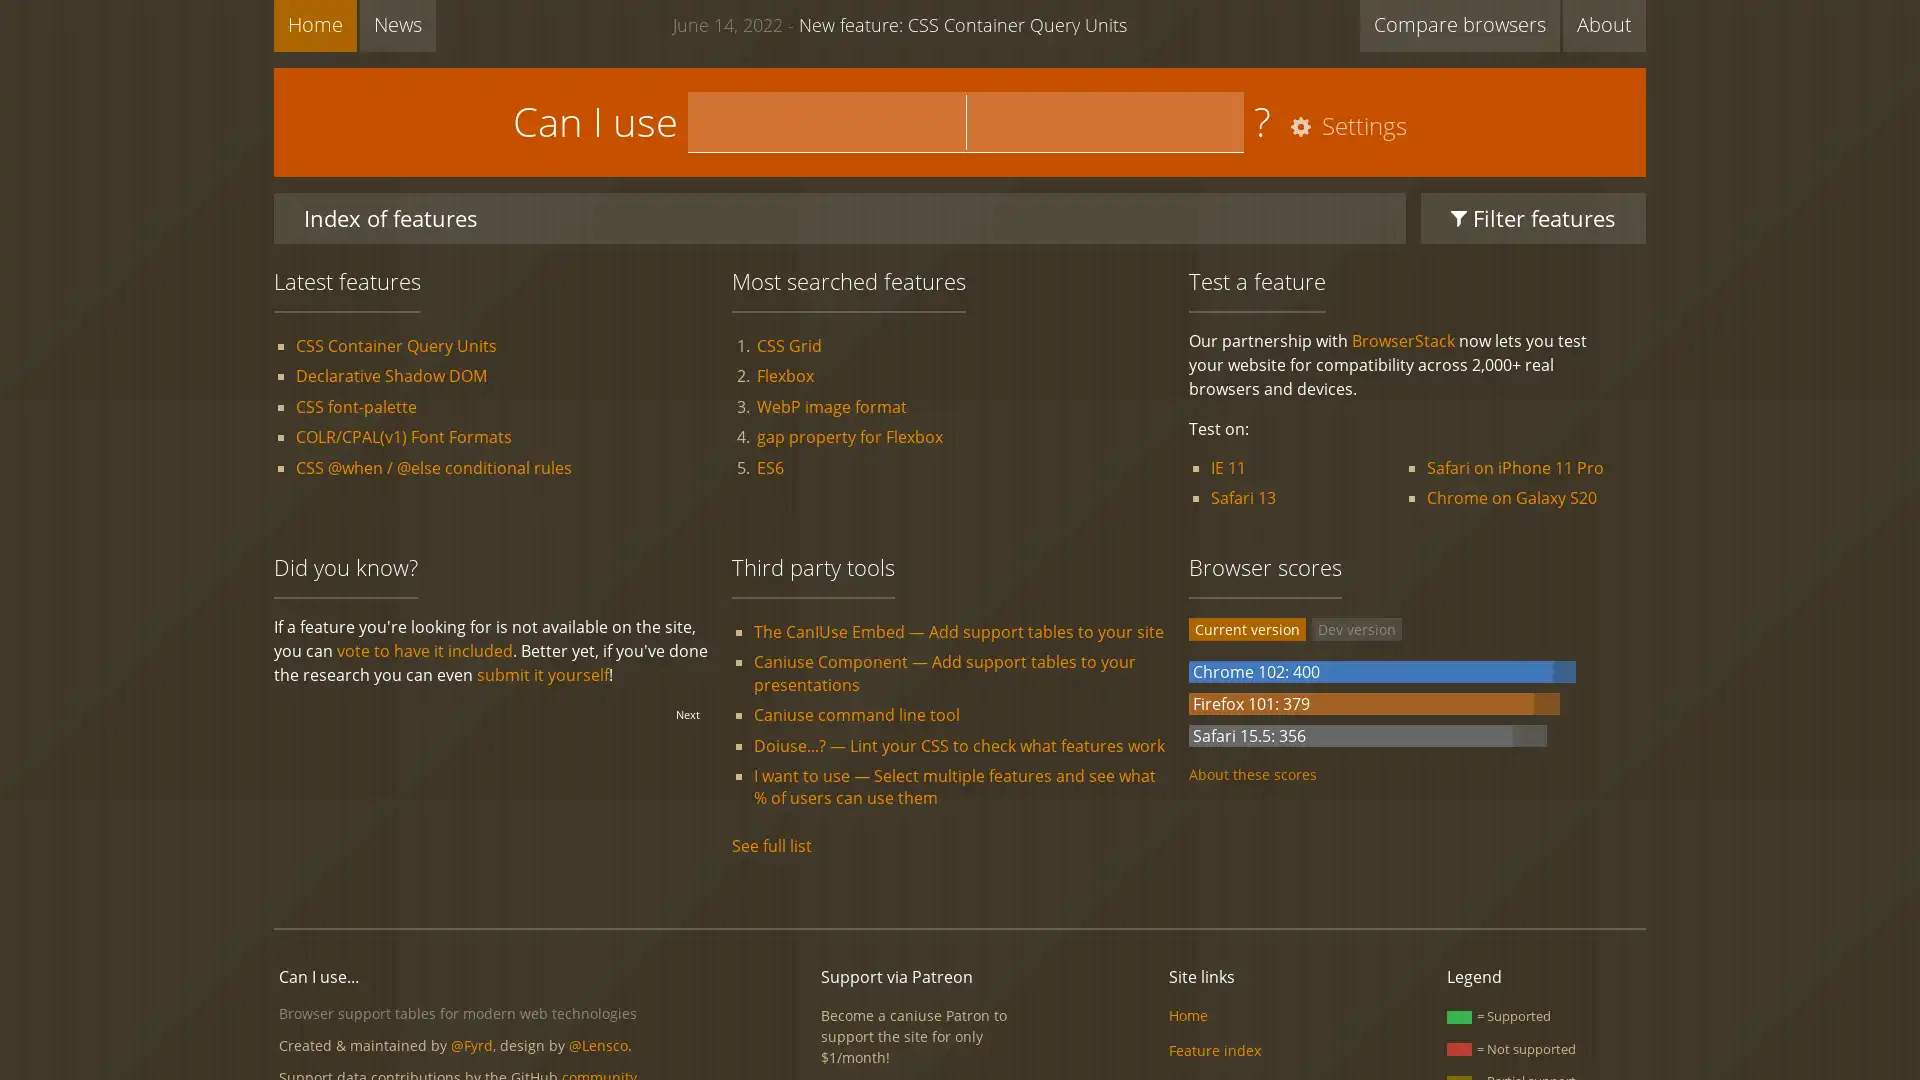 The width and height of the screenshot is (1920, 1080). I want to click on About these scores, so click(1251, 773).